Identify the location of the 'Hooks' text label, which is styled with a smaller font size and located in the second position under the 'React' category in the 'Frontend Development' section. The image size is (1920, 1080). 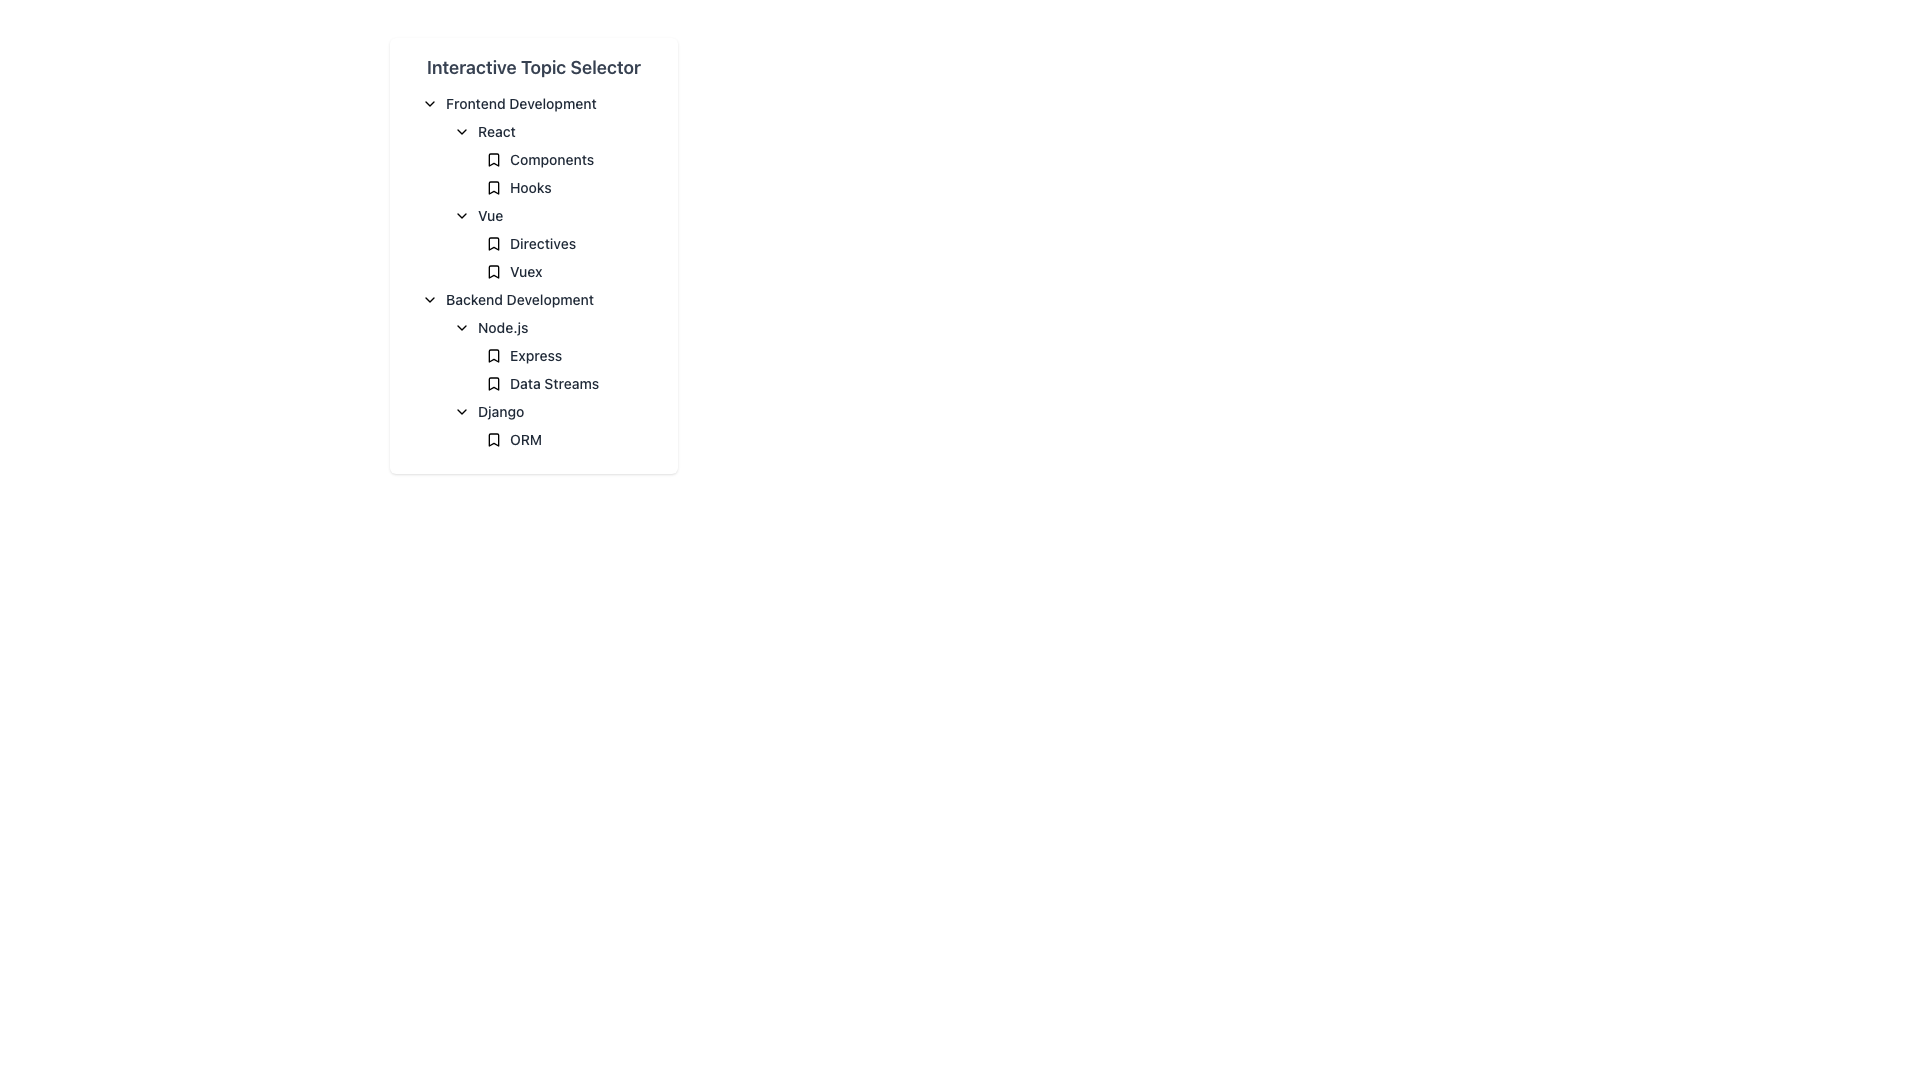
(550, 201).